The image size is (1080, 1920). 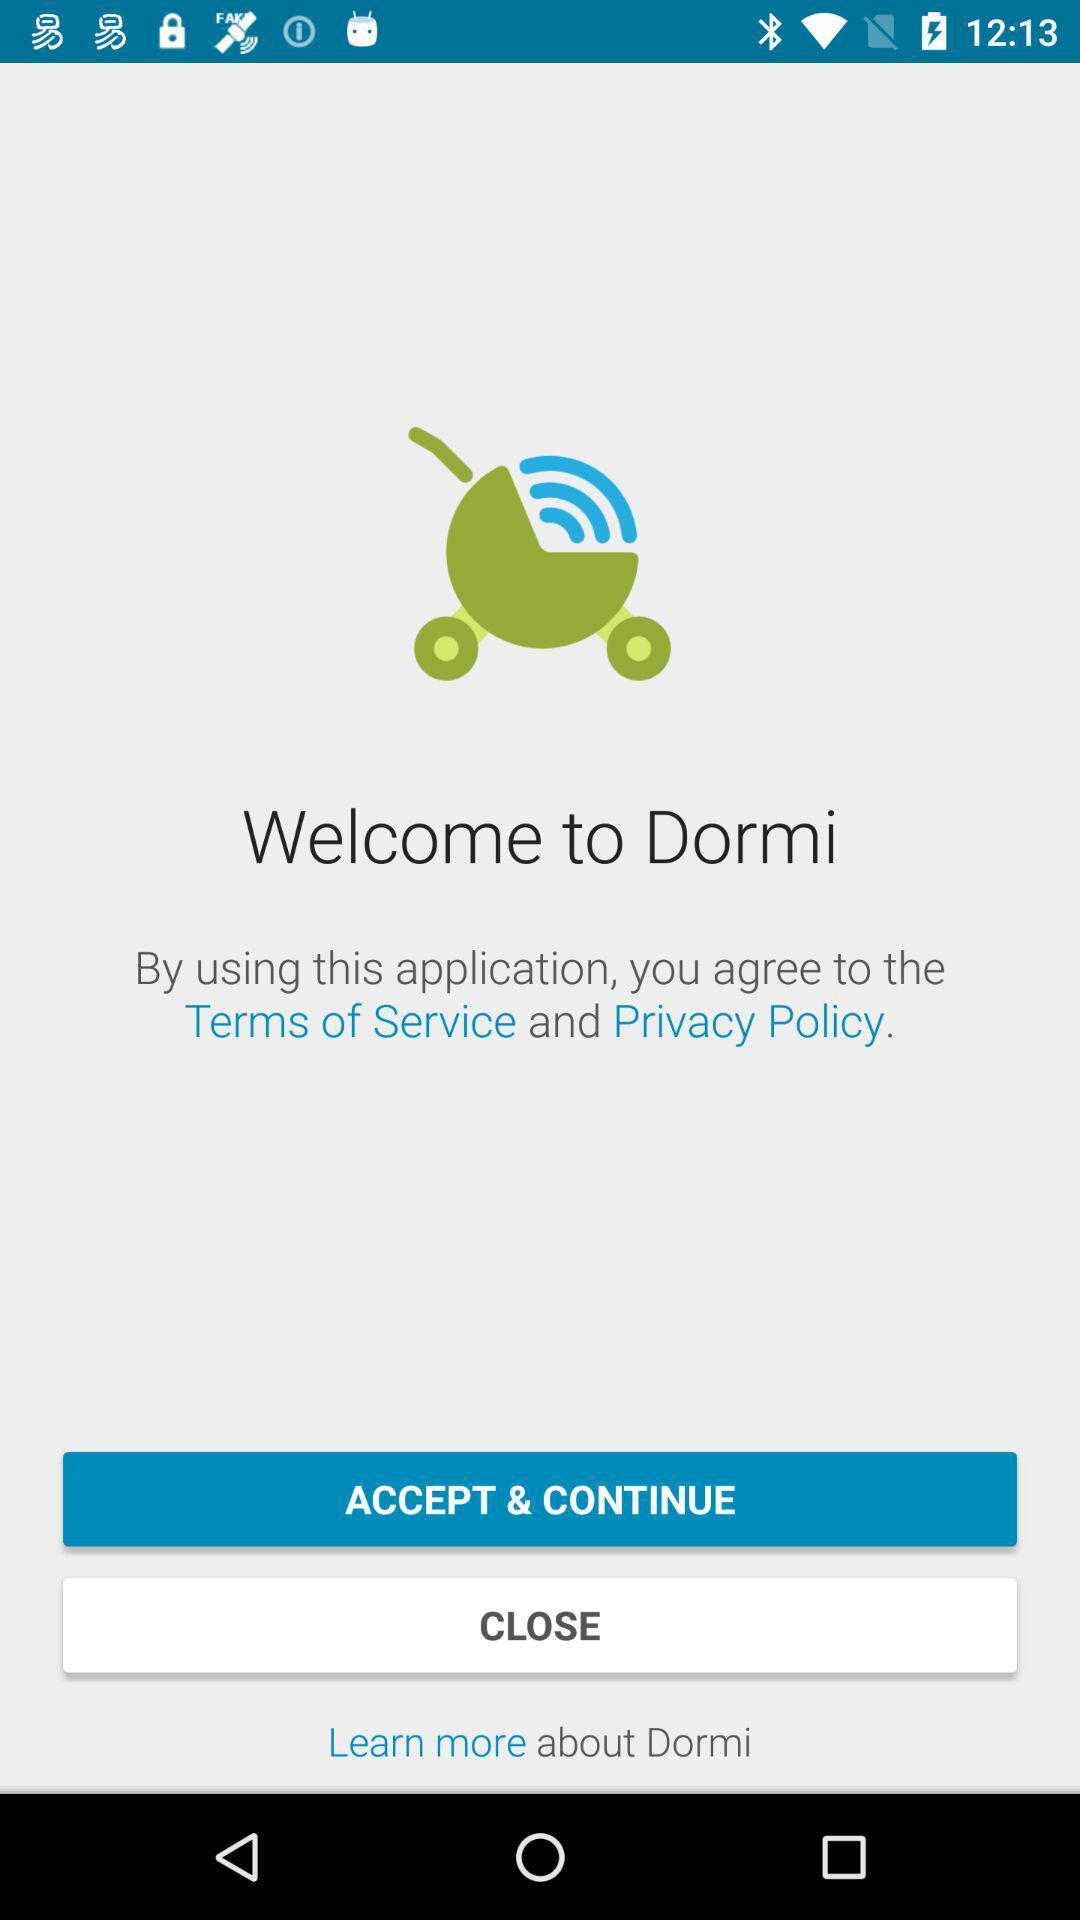 I want to click on the accept & continue, so click(x=540, y=1499).